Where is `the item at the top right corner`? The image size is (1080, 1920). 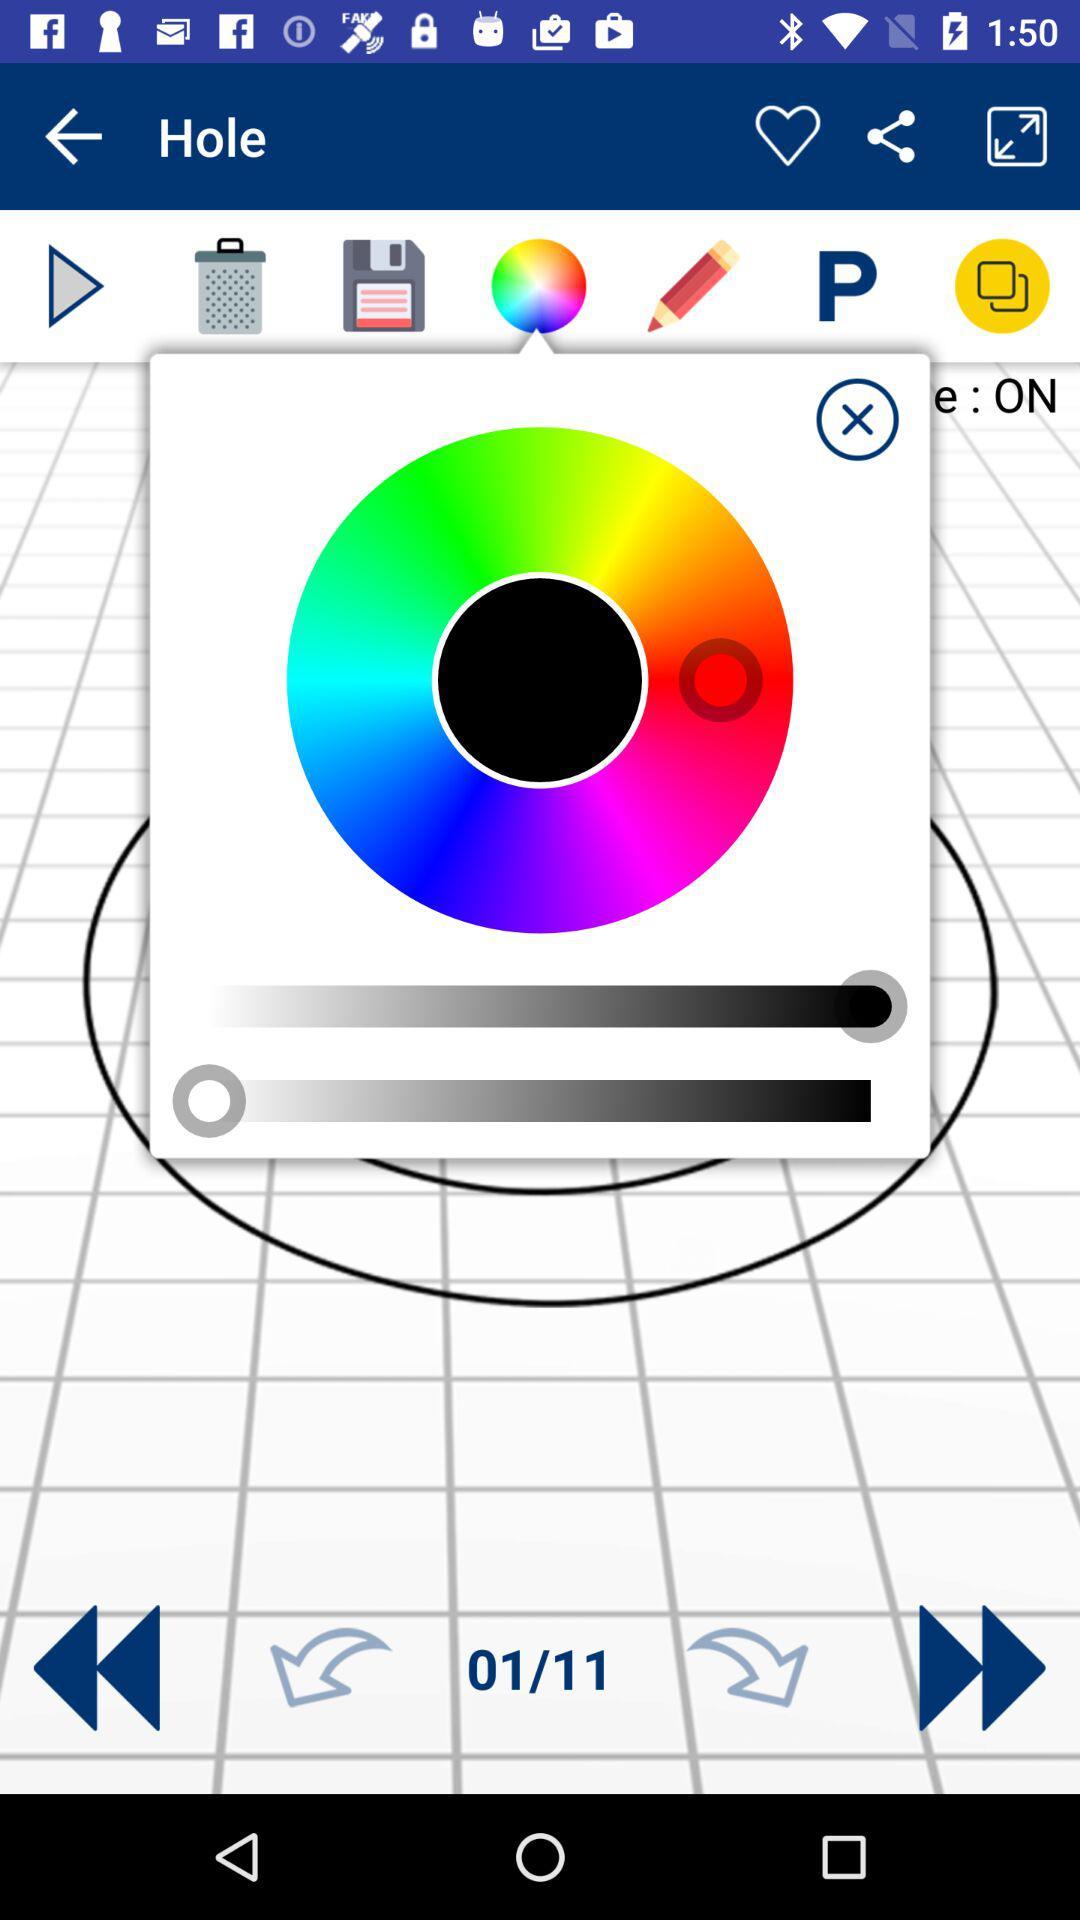 the item at the top right corner is located at coordinates (856, 418).